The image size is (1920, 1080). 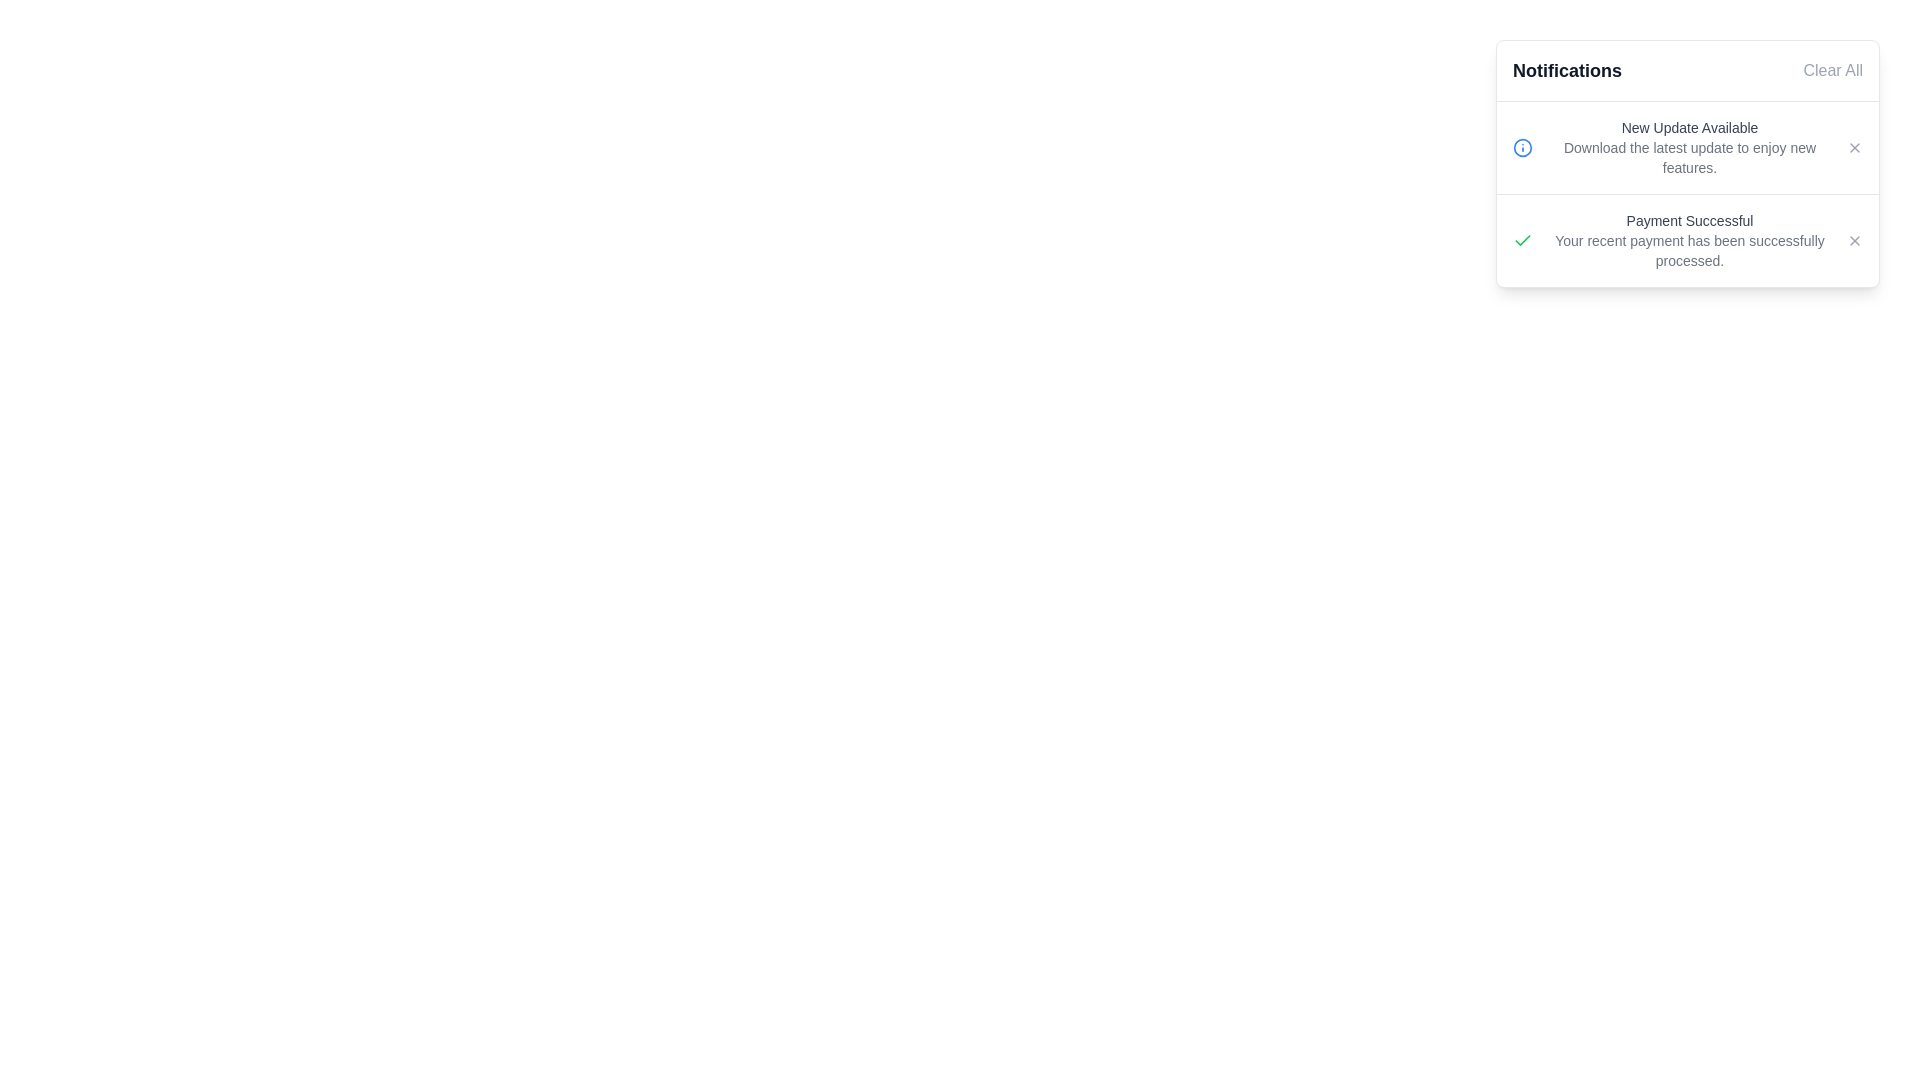 What do you see at coordinates (1688, 127) in the screenshot?
I see `the 'New Update Available' text label, which is styled in medium-weight dark gray font on a white background, located at the top of the notification card` at bounding box center [1688, 127].